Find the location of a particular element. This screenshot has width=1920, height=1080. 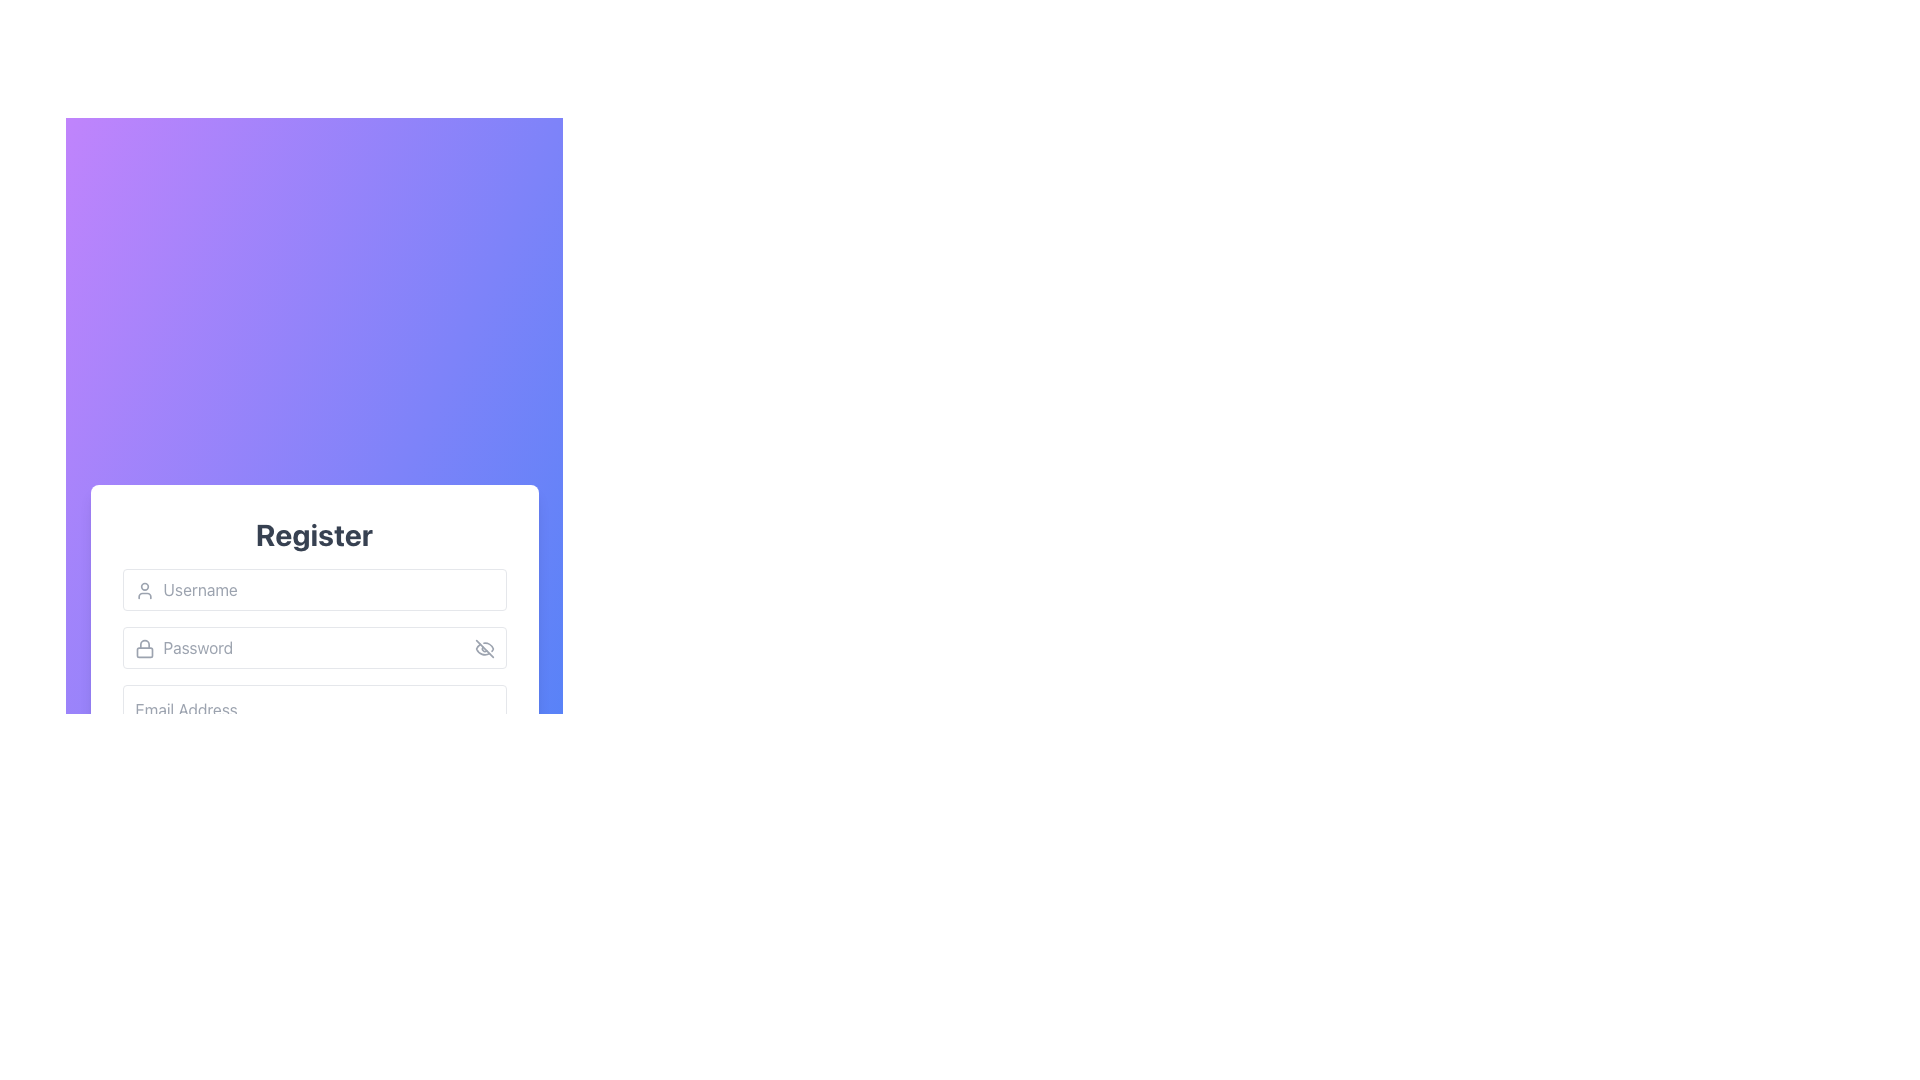

the visibility toggle icon located at the bottom-right corner of the password input field is located at coordinates (484, 648).